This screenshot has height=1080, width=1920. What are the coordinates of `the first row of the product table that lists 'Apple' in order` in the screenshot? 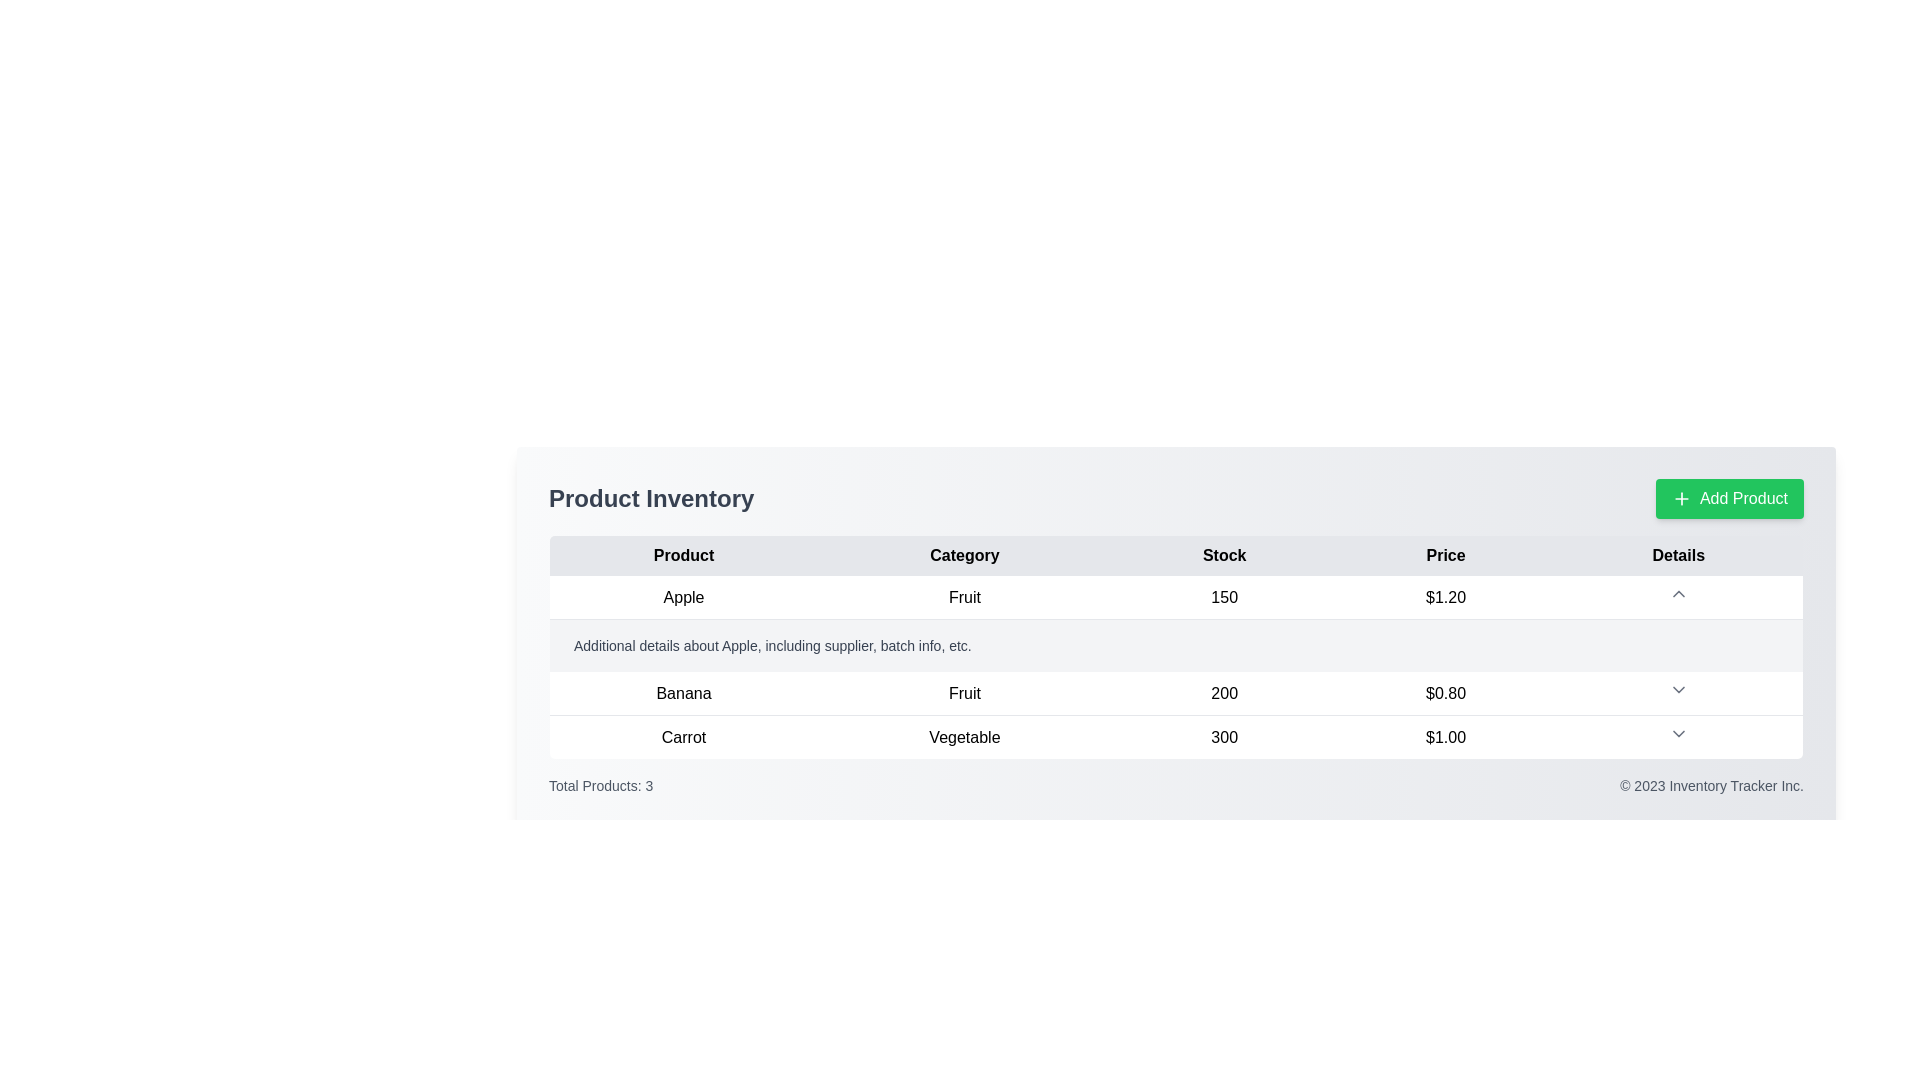 It's located at (1176, 596).